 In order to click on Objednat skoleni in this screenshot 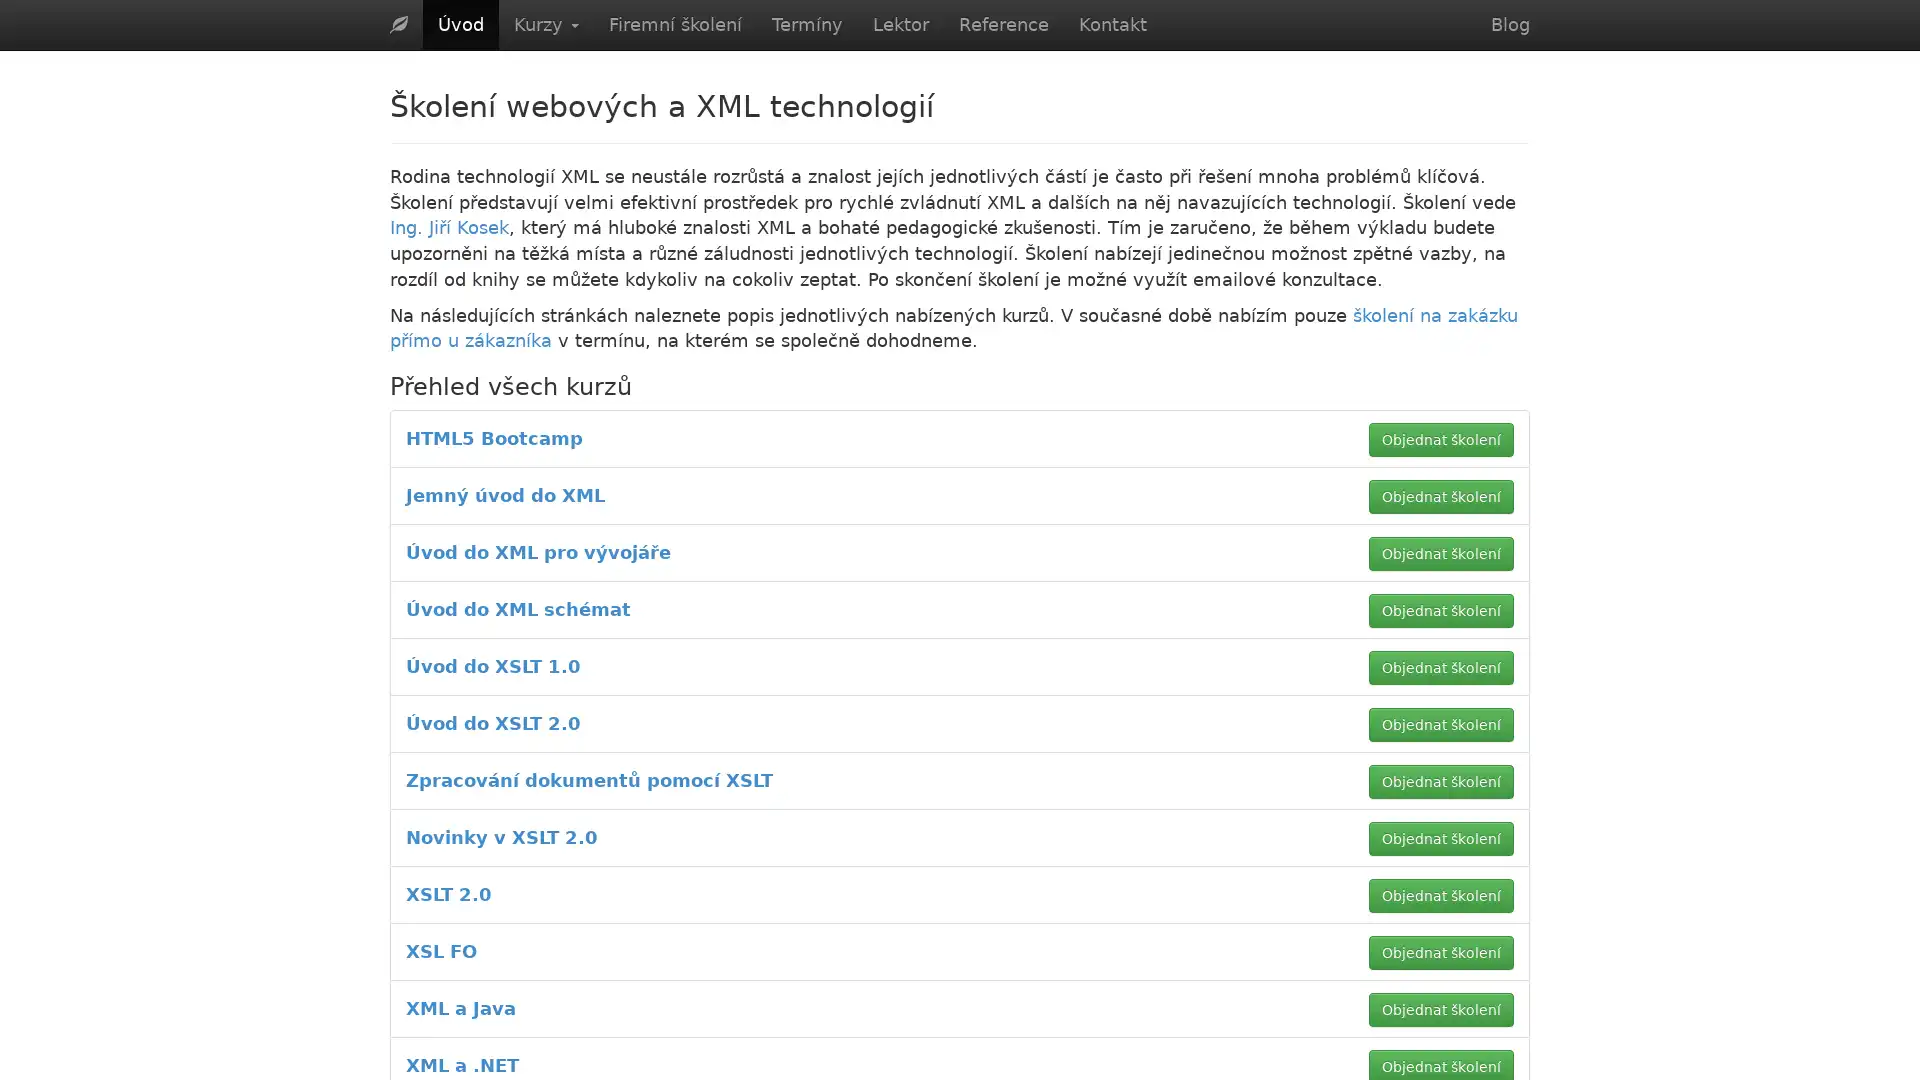, I will do `click(1441, 1010)`.